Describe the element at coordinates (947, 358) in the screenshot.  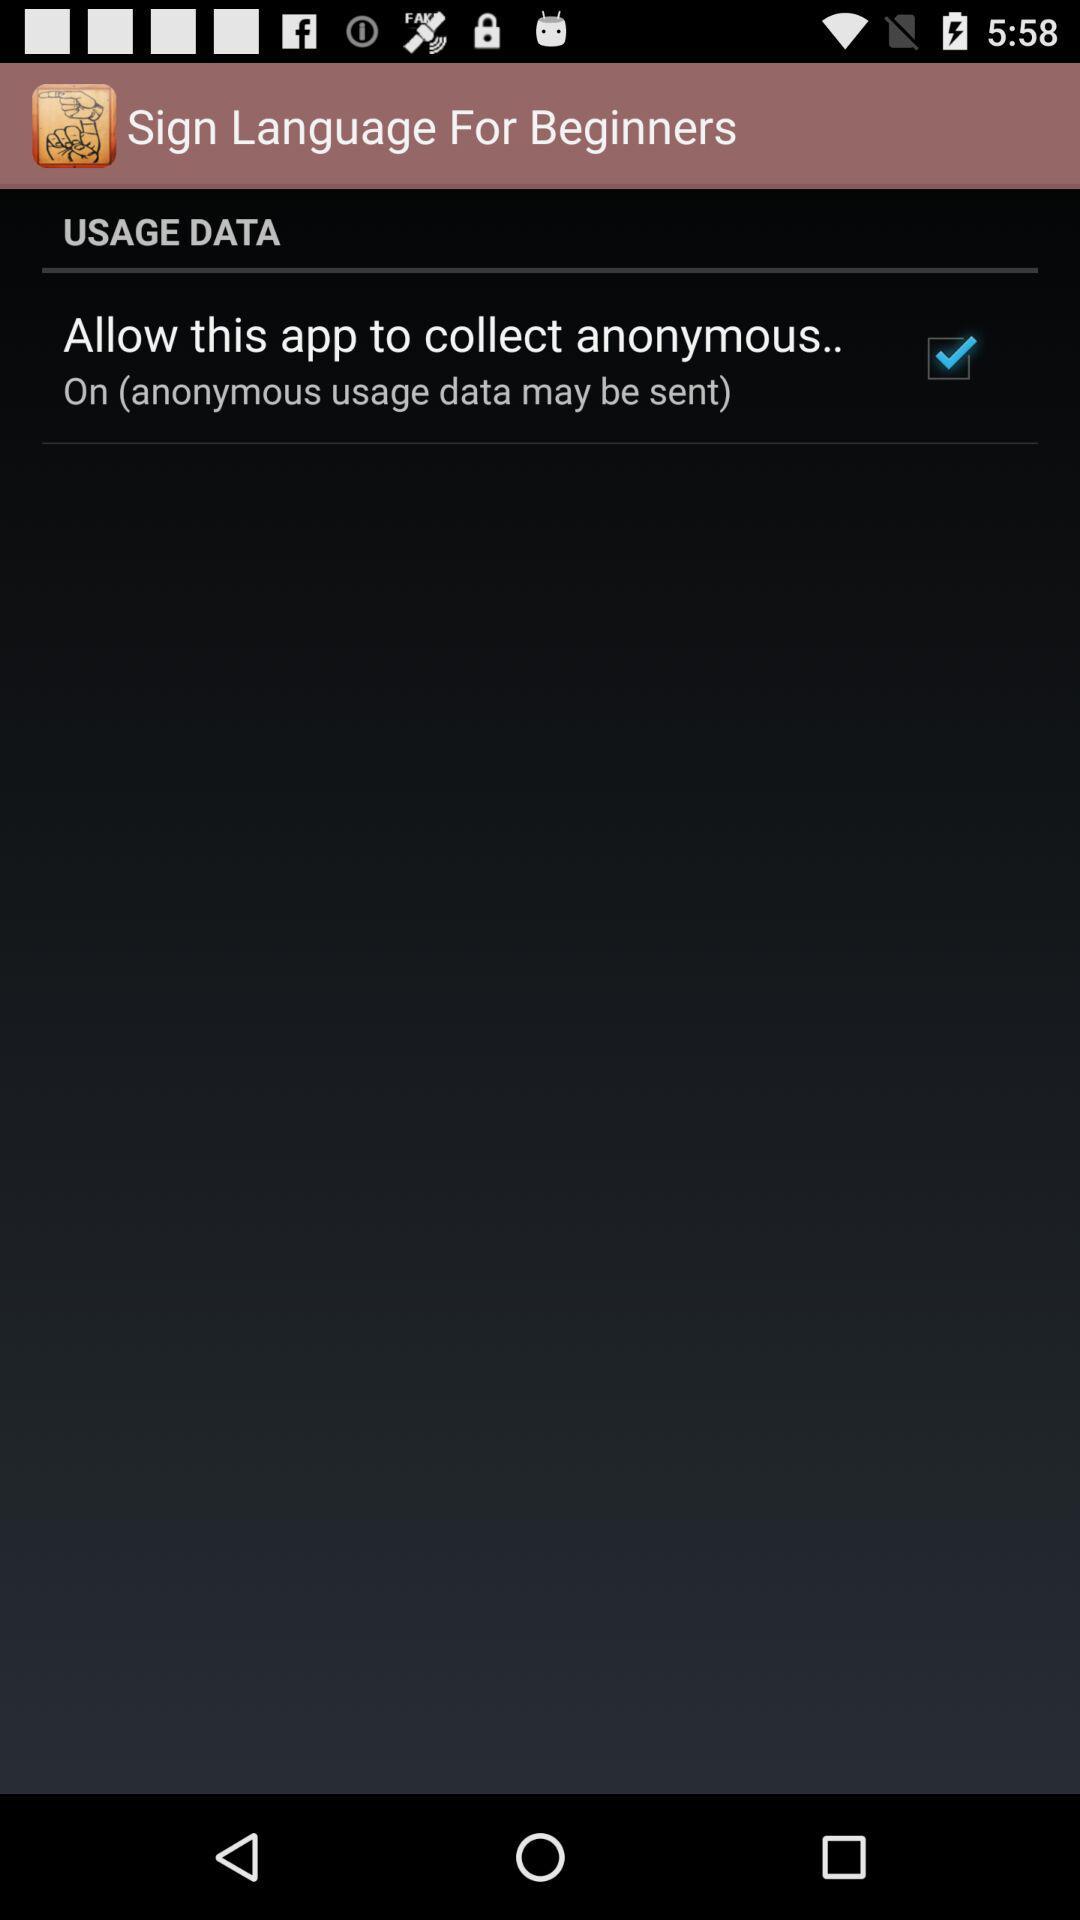
I see `the icon at the top right corner` at that location.